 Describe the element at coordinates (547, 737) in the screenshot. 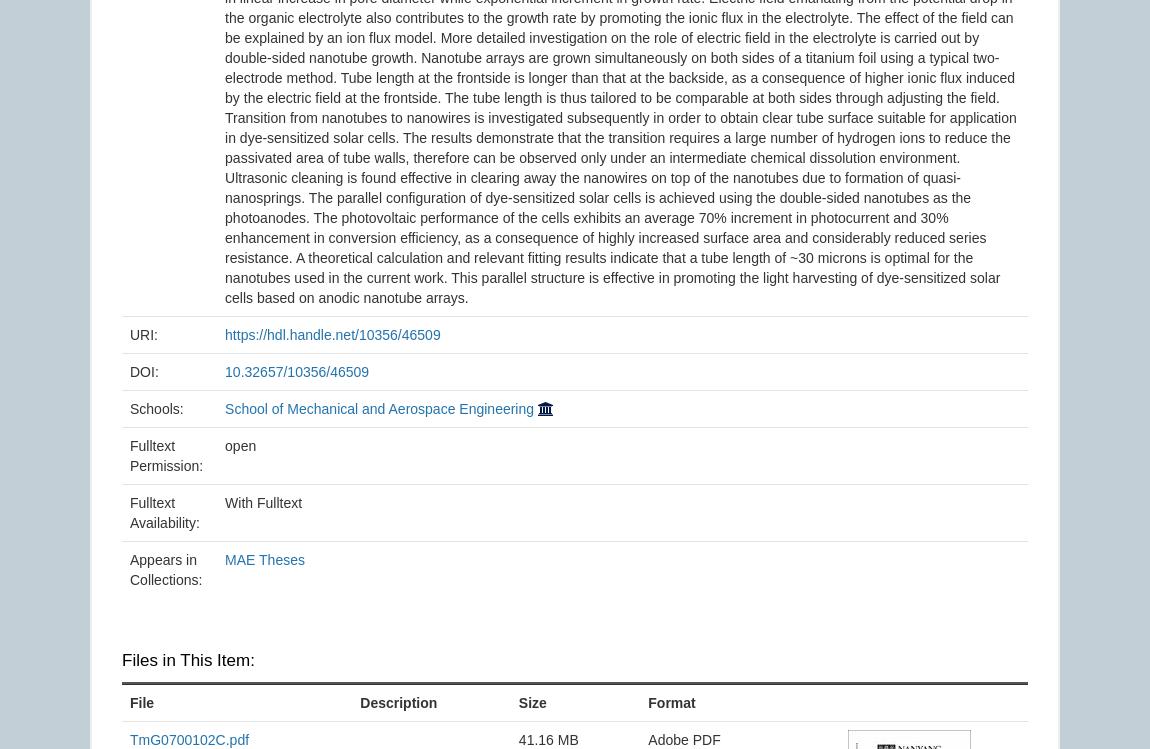

I see `'41.16 MB'` at that location.